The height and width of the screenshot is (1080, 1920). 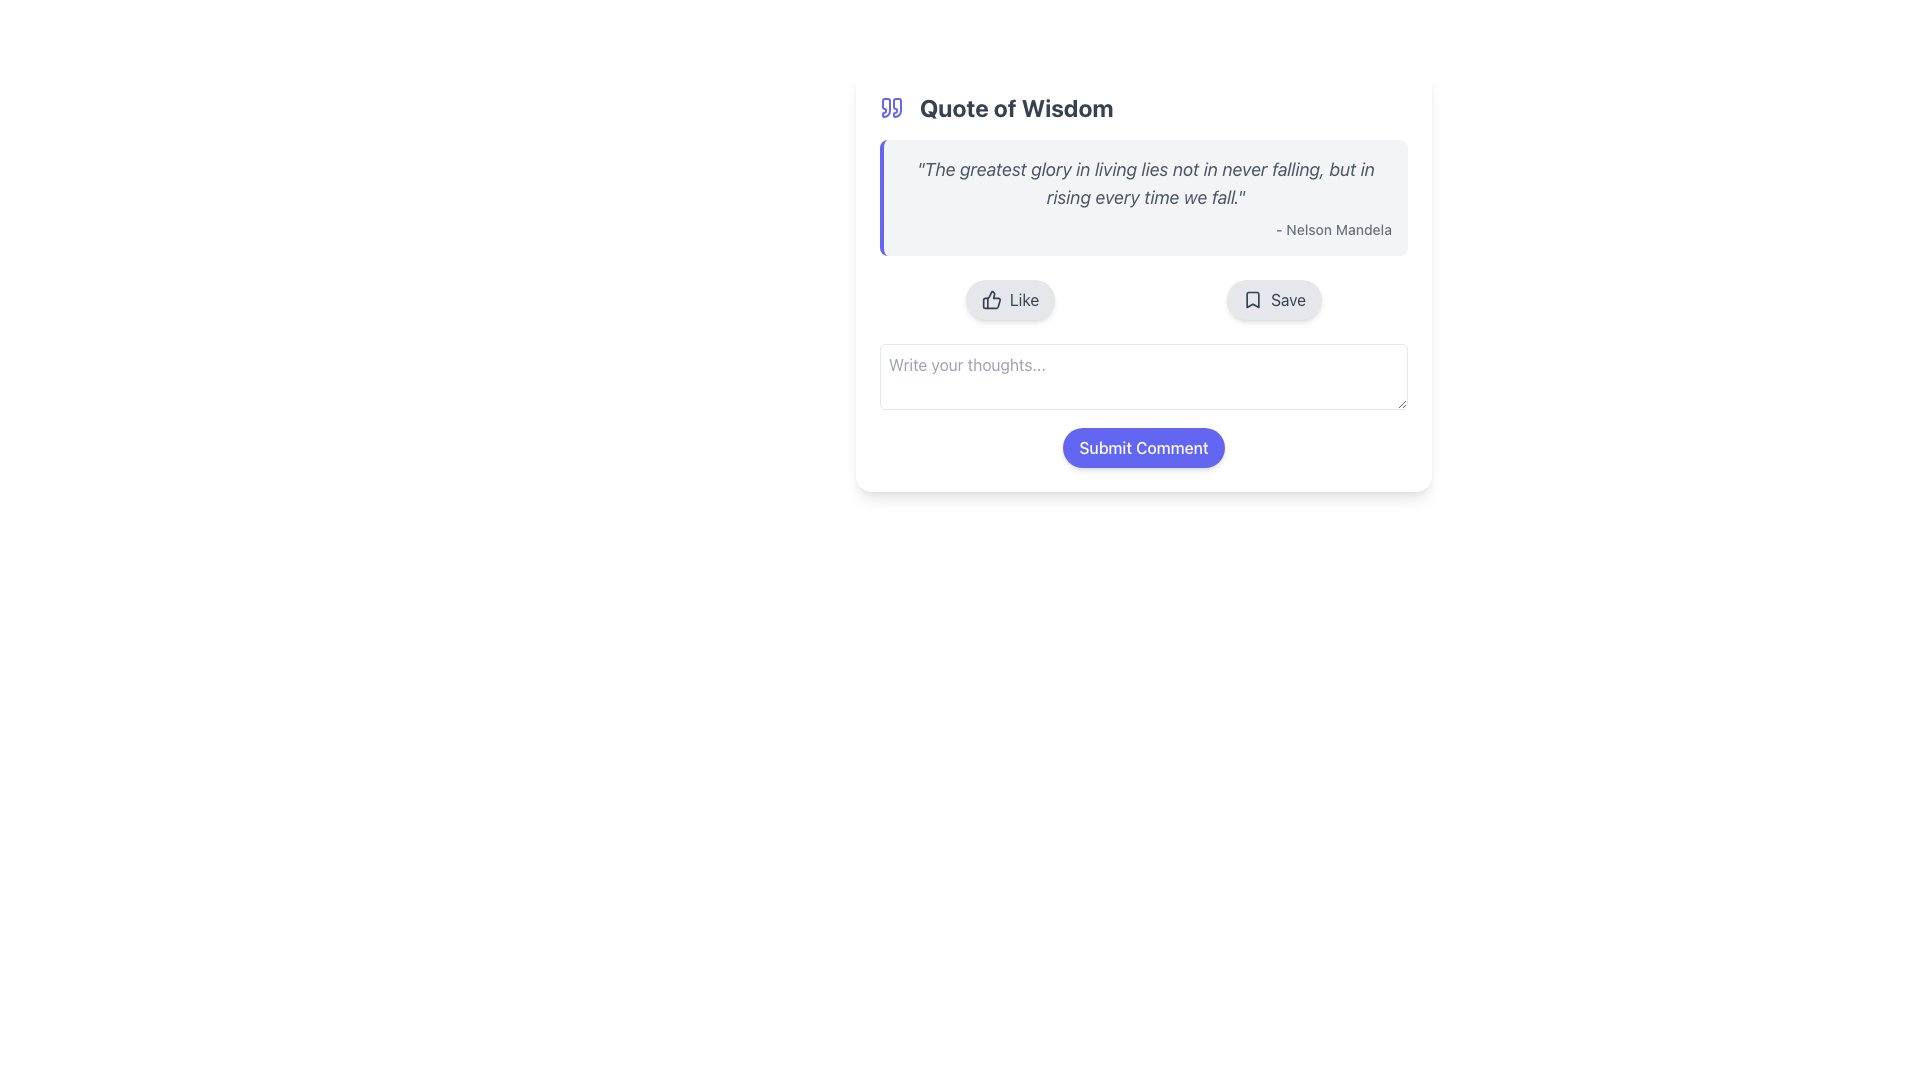 What do you see at coordinates (991, 300) in the screenshot?
I see `the like icon located on the left-hand side of the 'Like' button below the quote text to express approval for the content` at bounding box center [991, 300].